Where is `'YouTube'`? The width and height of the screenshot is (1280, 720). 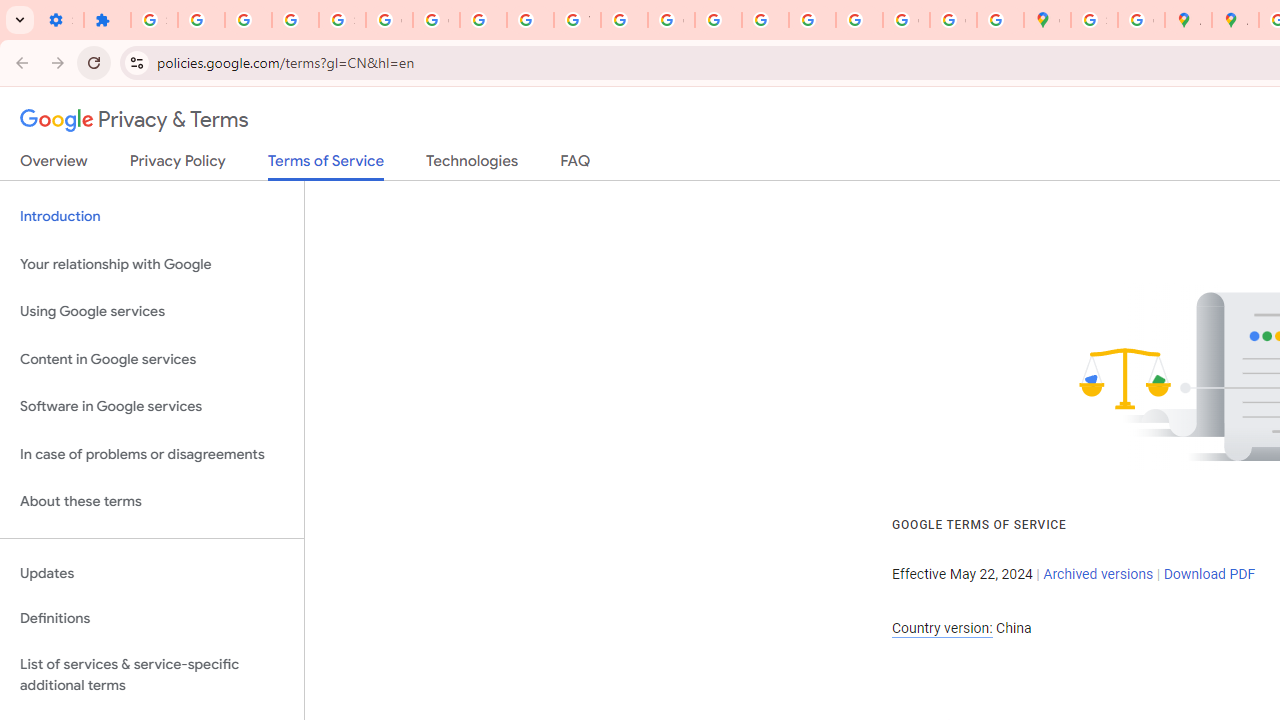
'YouTube' is located at coordinates (576, 20).